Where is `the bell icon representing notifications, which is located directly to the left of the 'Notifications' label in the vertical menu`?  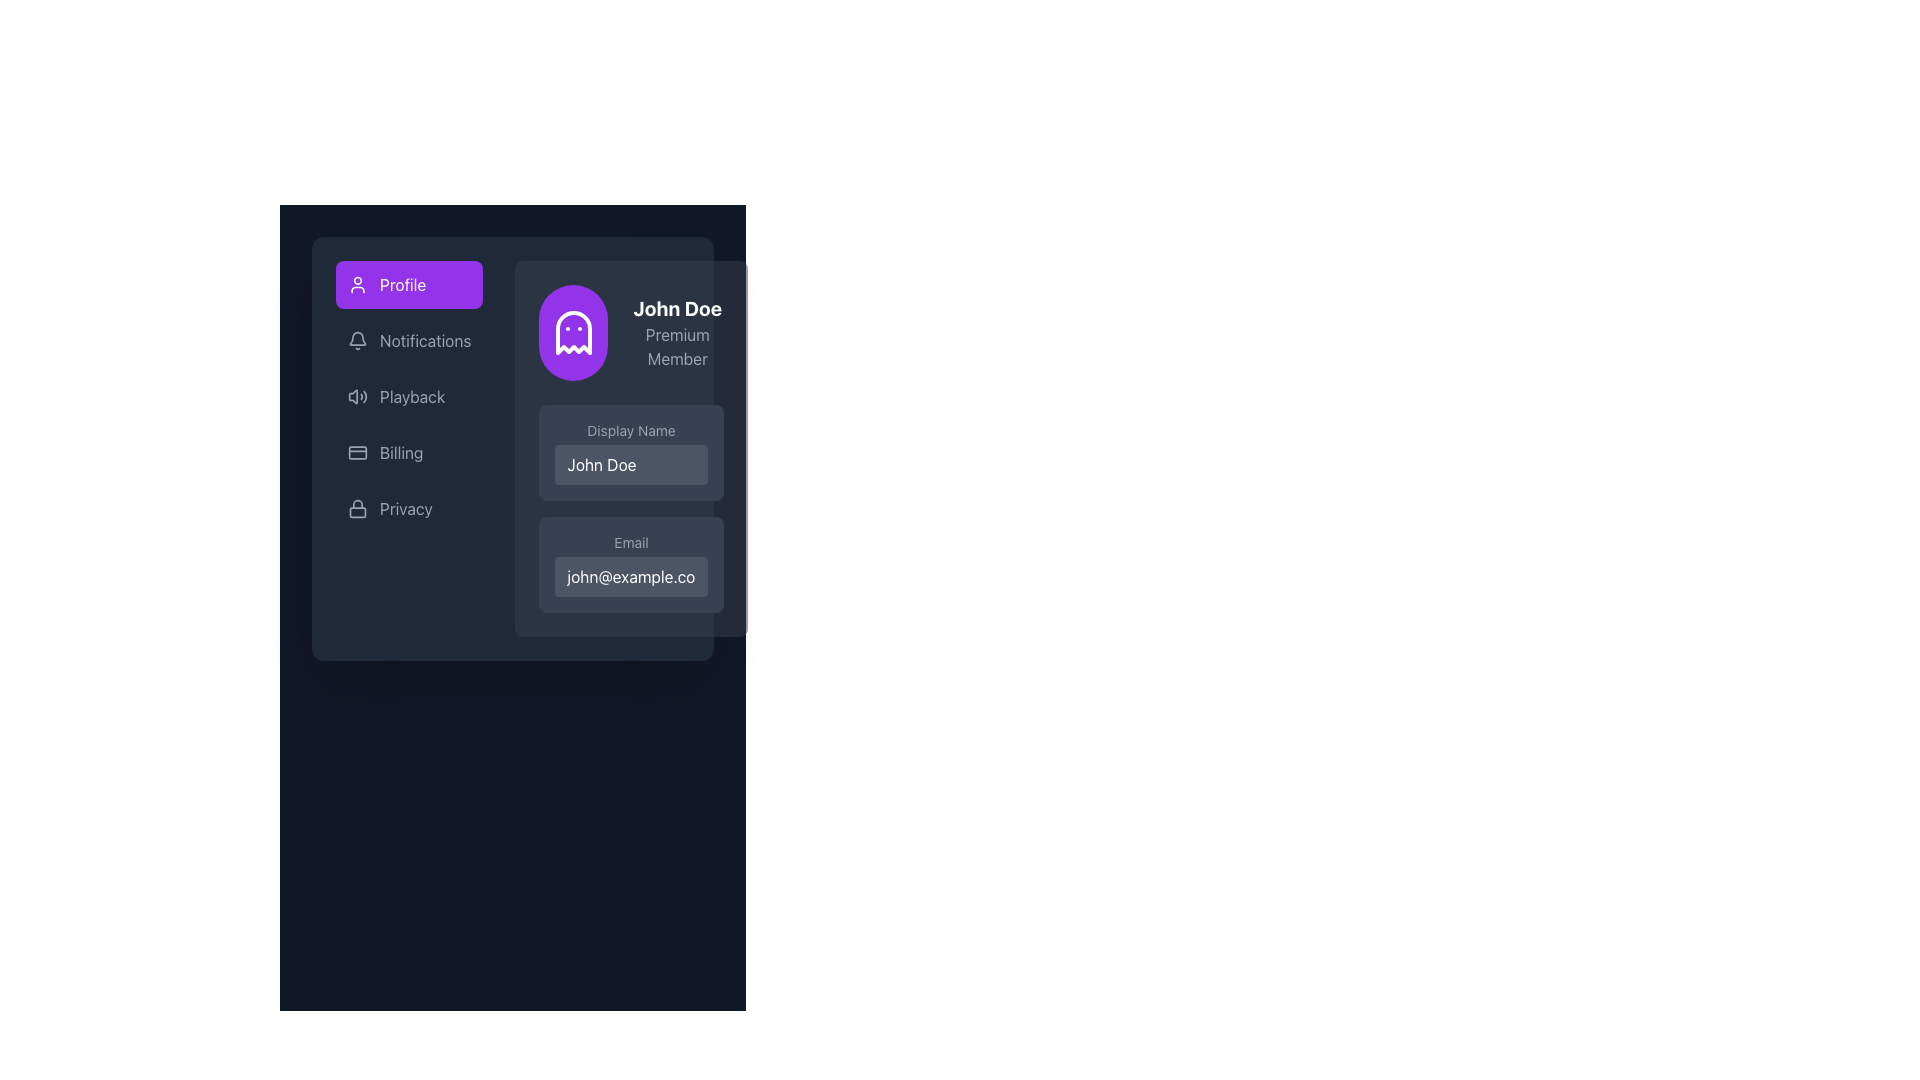 the bell icon representing notifications, which is located directly to the left of the 'Notifications' label in the vertical menu is located at coordinates (358, 339).